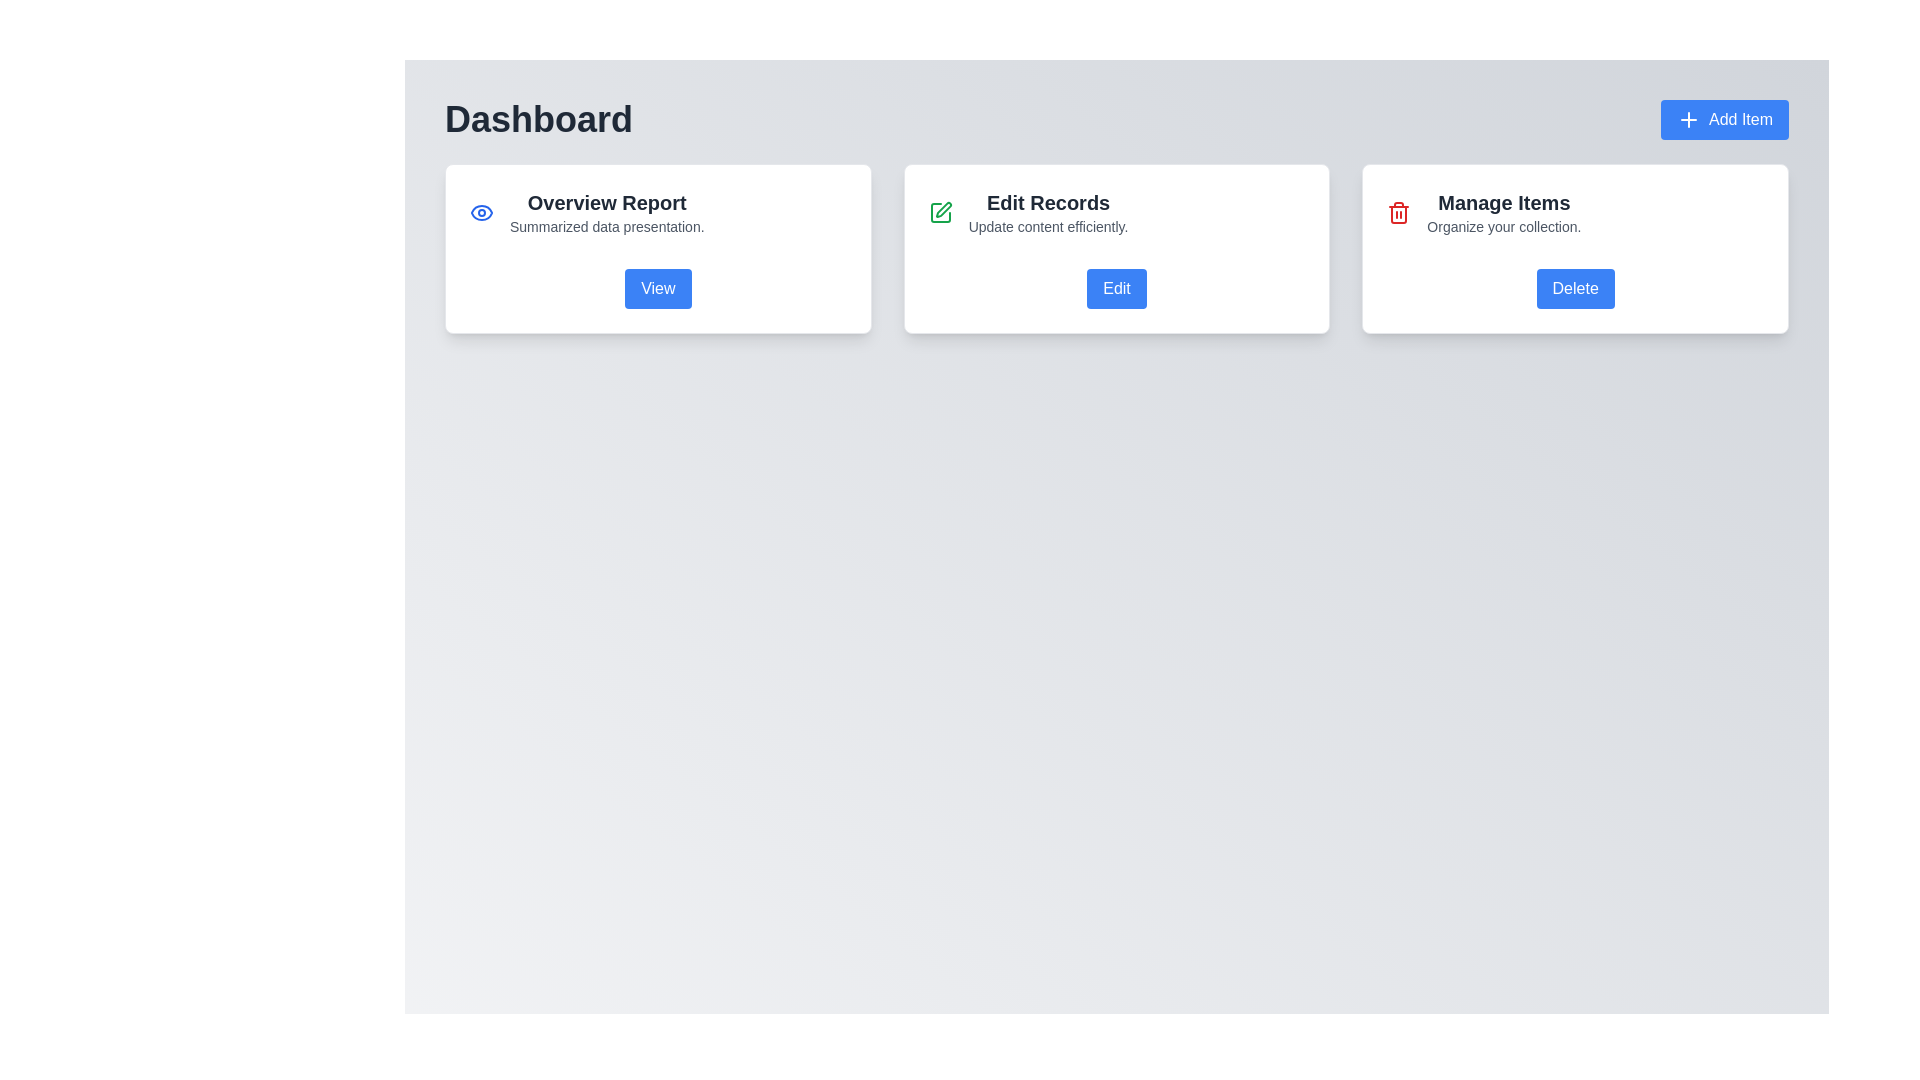 Image resolution: width=1920 pixels, height=1080 pixels. I want to click on the pencil icon enclosed within a square frame located at the upper-left corner of the 'Edit Records' card, which signifies the editing functionality, so click(939, 212).